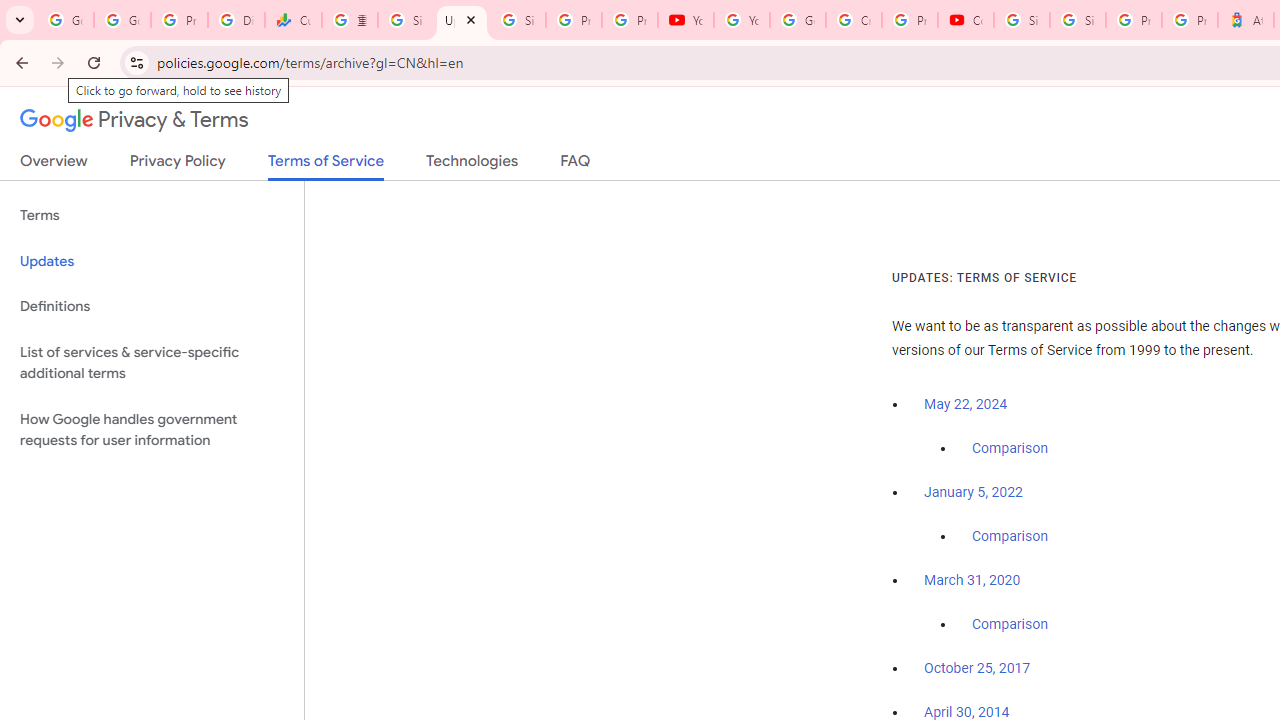 This screenshot has width=1280, height=720. I want to click on 'Privacy Checkup', so click(628, 20).